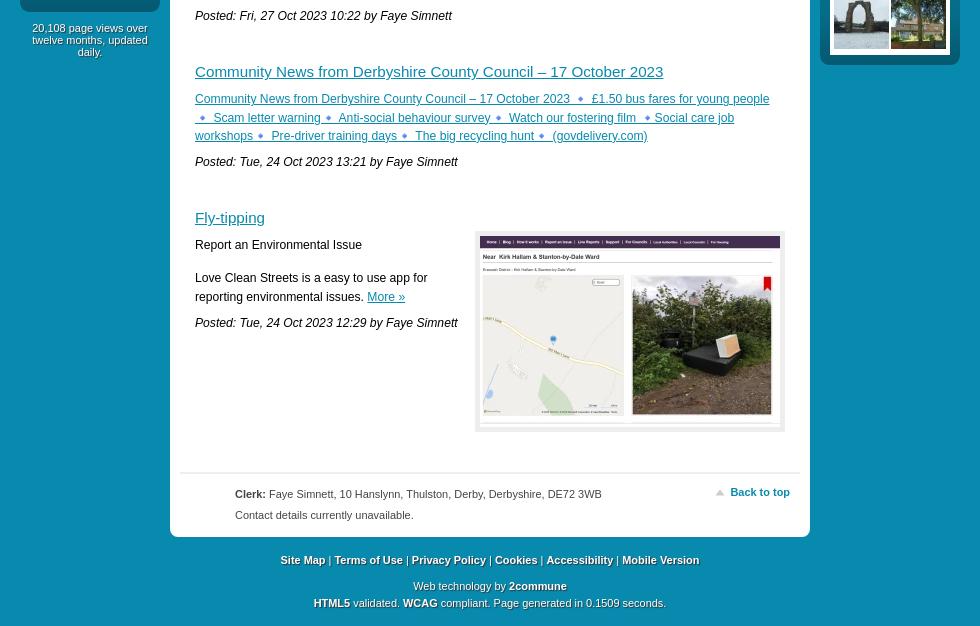  What do you see at coordinates (537, 584) in the screenshot?
I see `'2commune'` at bounding box center [537, 584].